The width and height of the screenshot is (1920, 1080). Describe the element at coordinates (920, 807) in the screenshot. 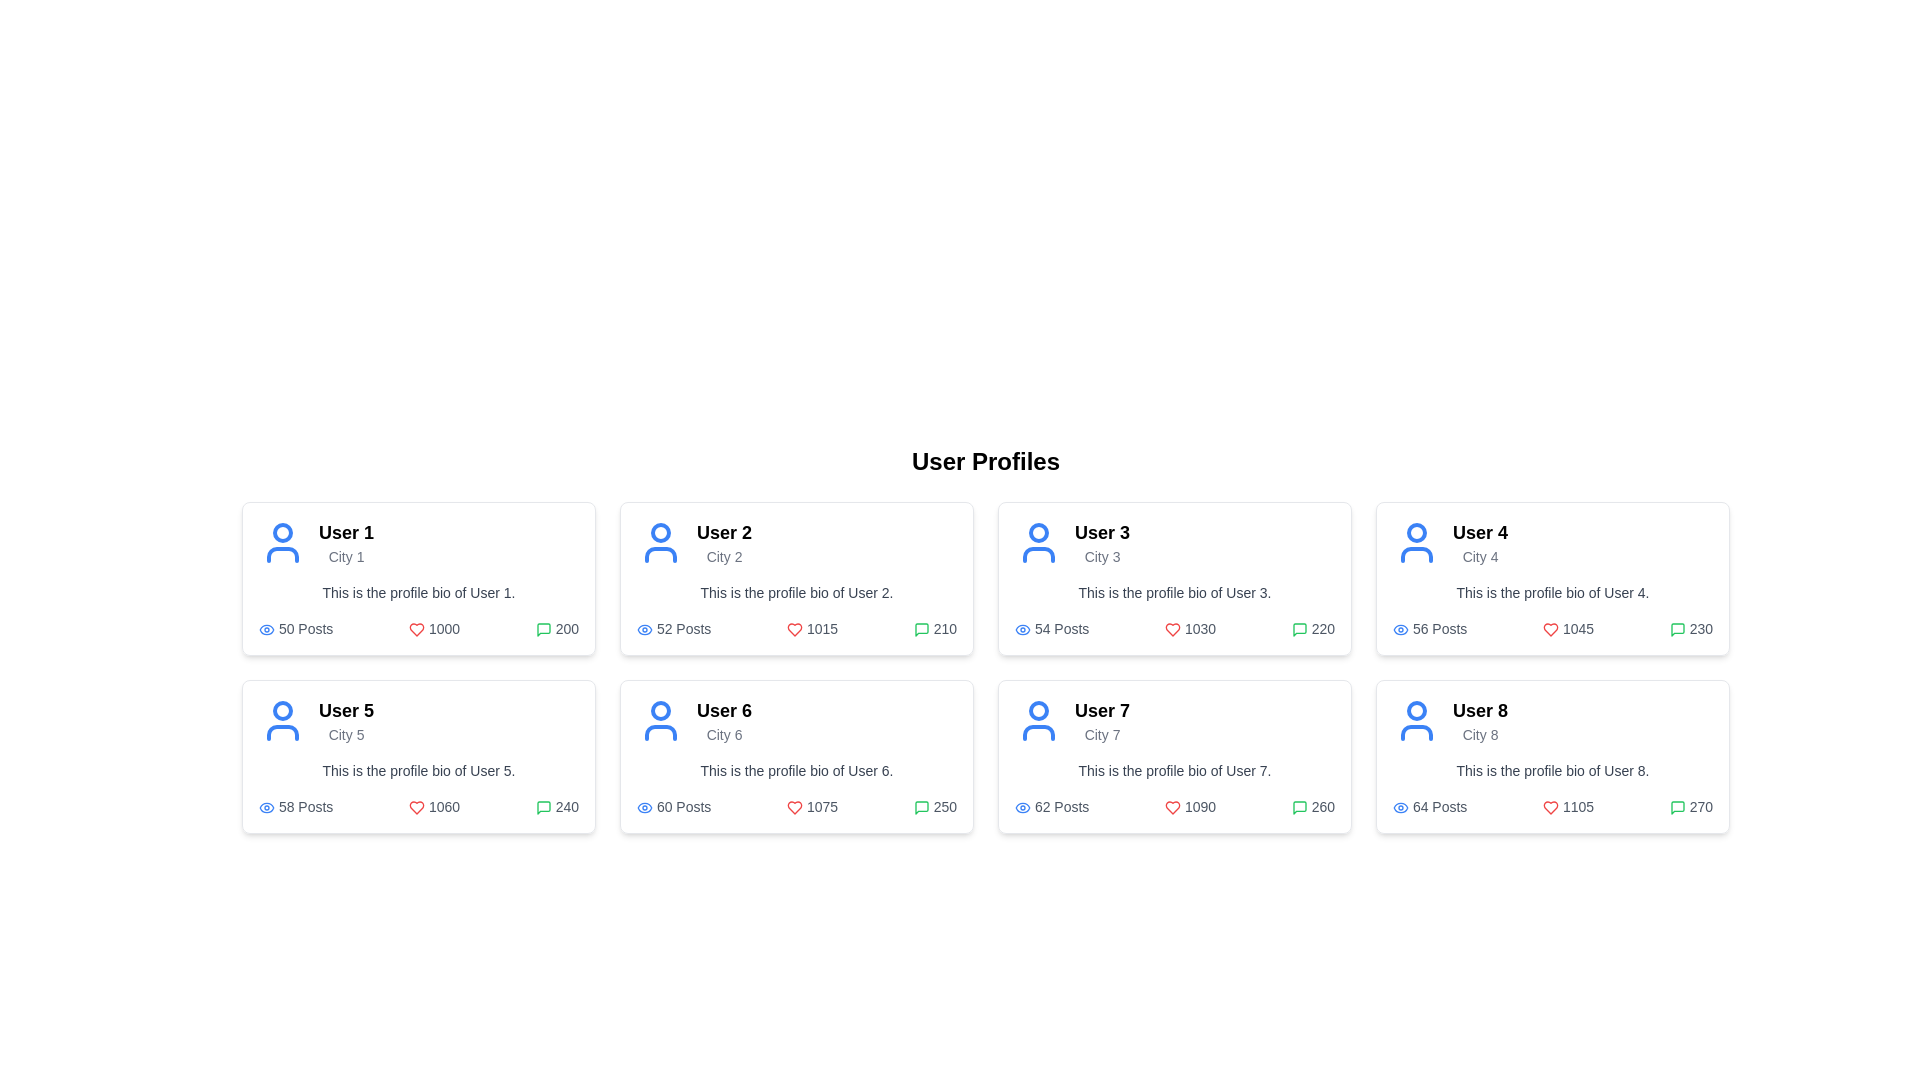

I see `the chat icon located in the bottom-right area of 'User 7's profile card` at that location.